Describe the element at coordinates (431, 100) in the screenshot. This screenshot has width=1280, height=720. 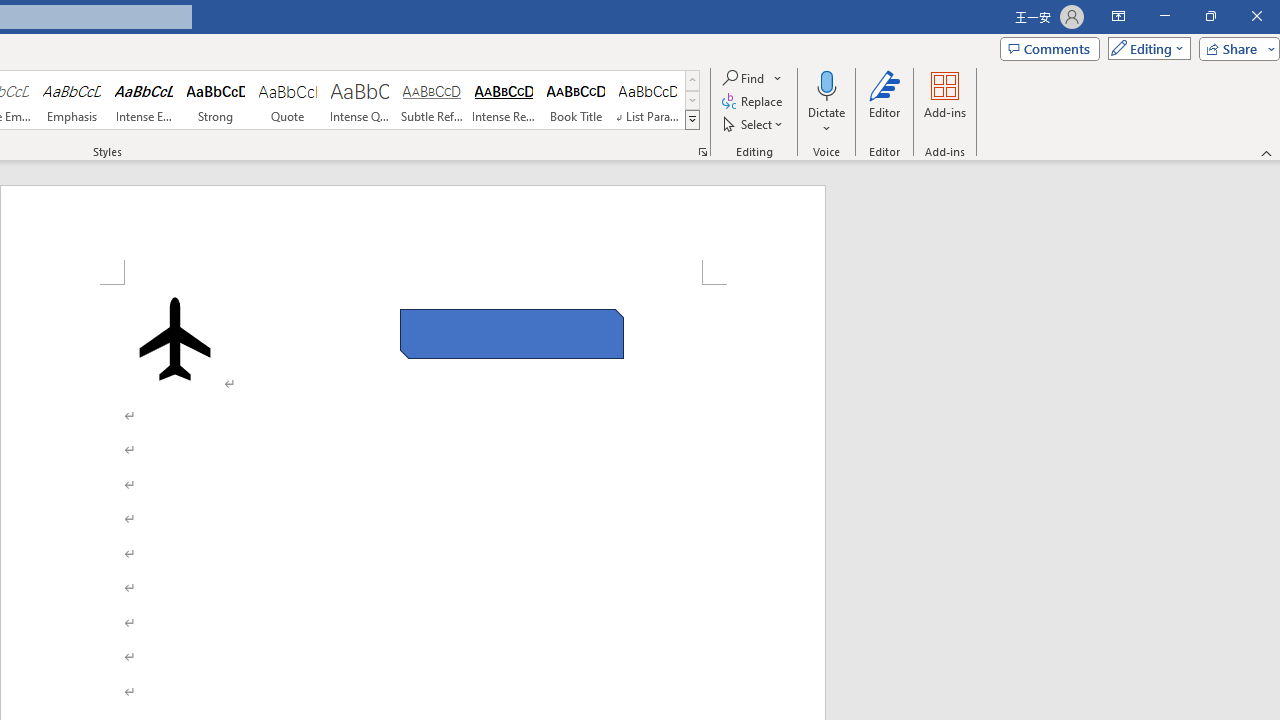
I see `'Subtle Reference'` at that location.